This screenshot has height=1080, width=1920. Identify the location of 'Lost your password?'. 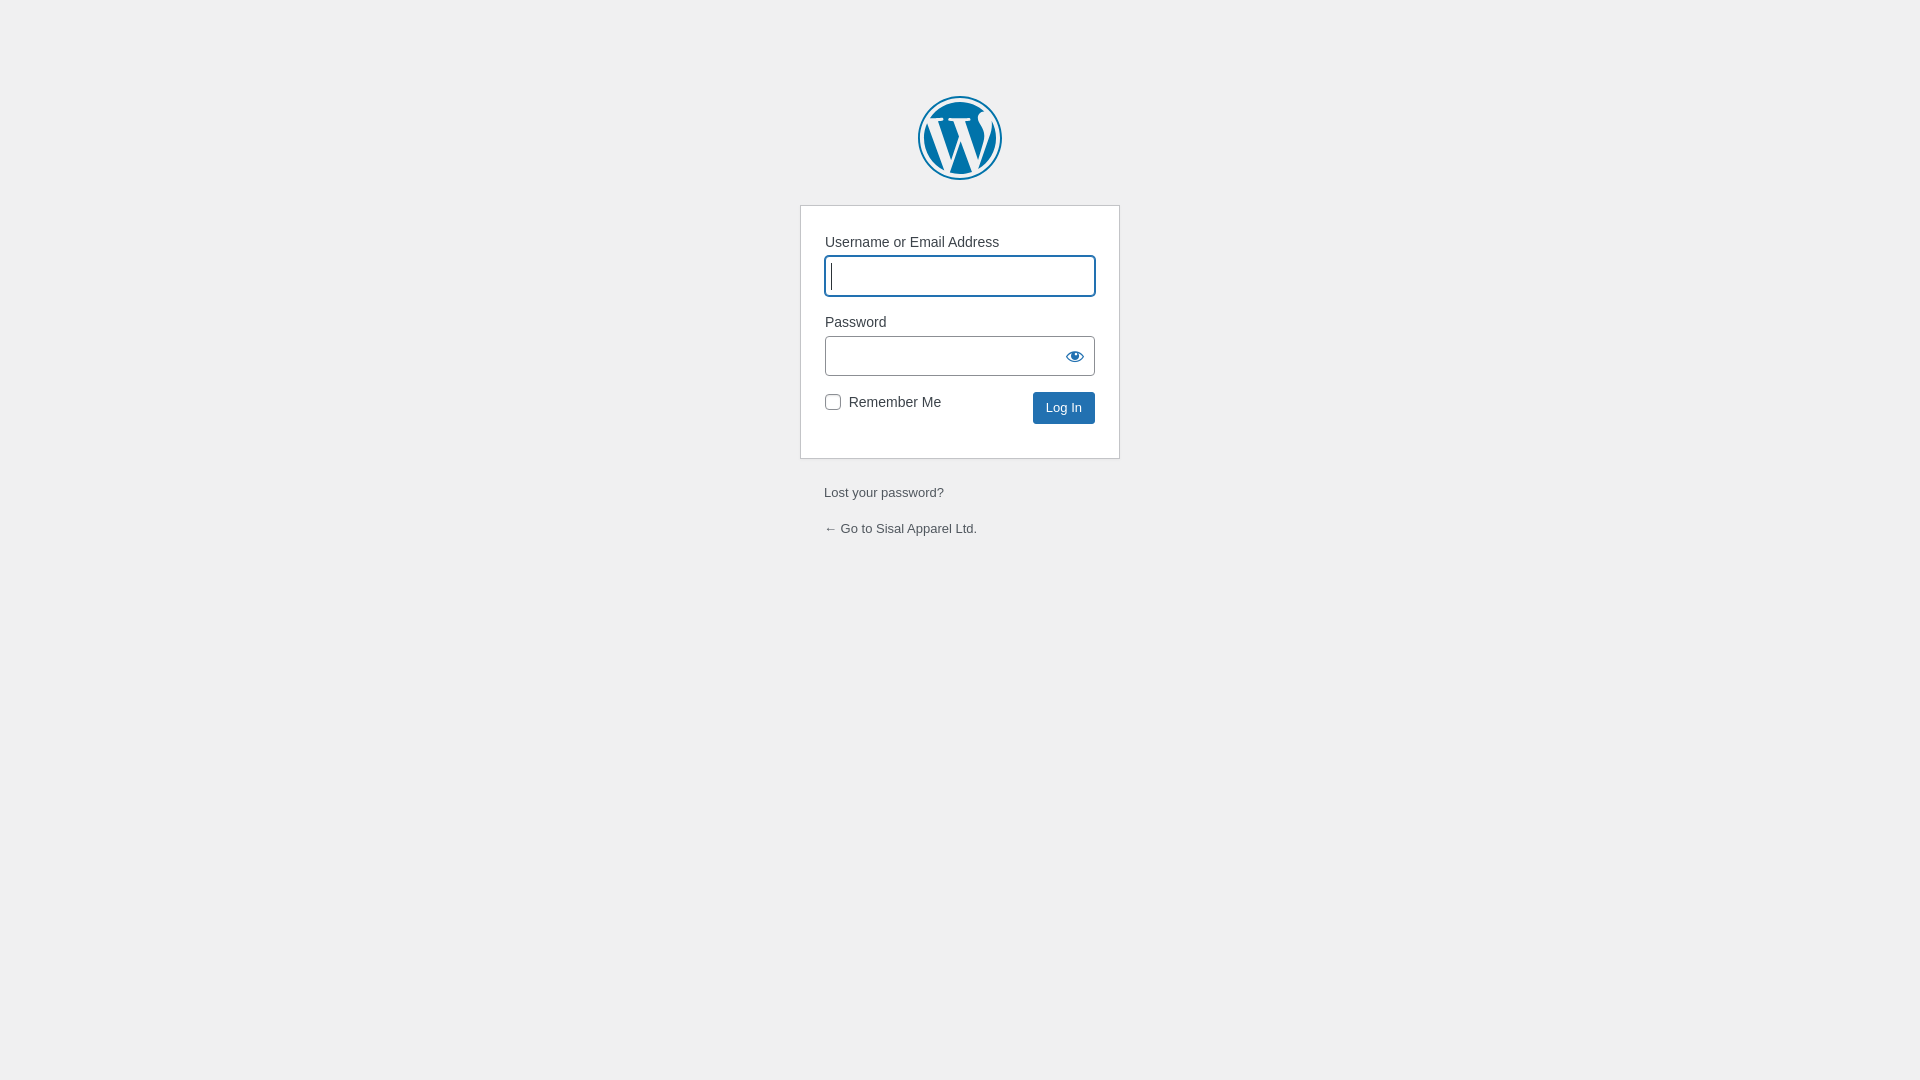
(882, 492).